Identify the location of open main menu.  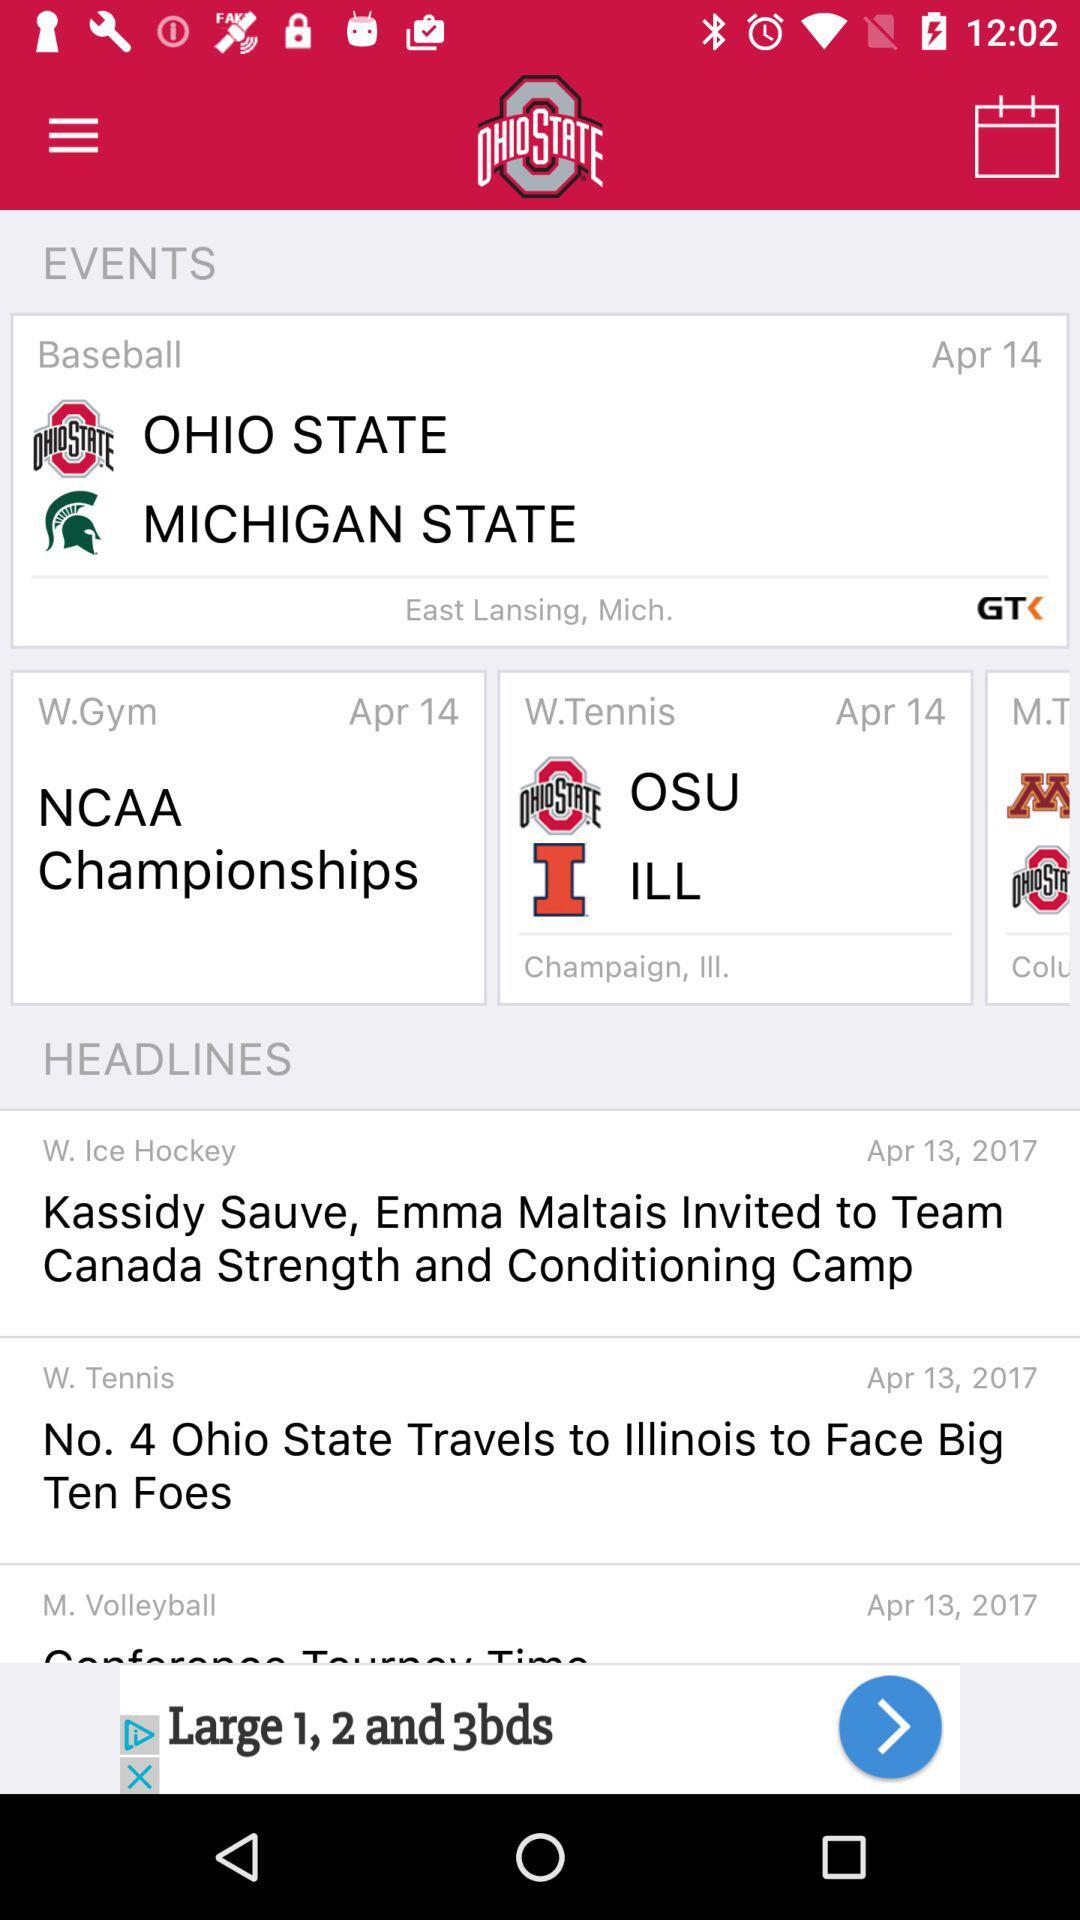
(72, 135).